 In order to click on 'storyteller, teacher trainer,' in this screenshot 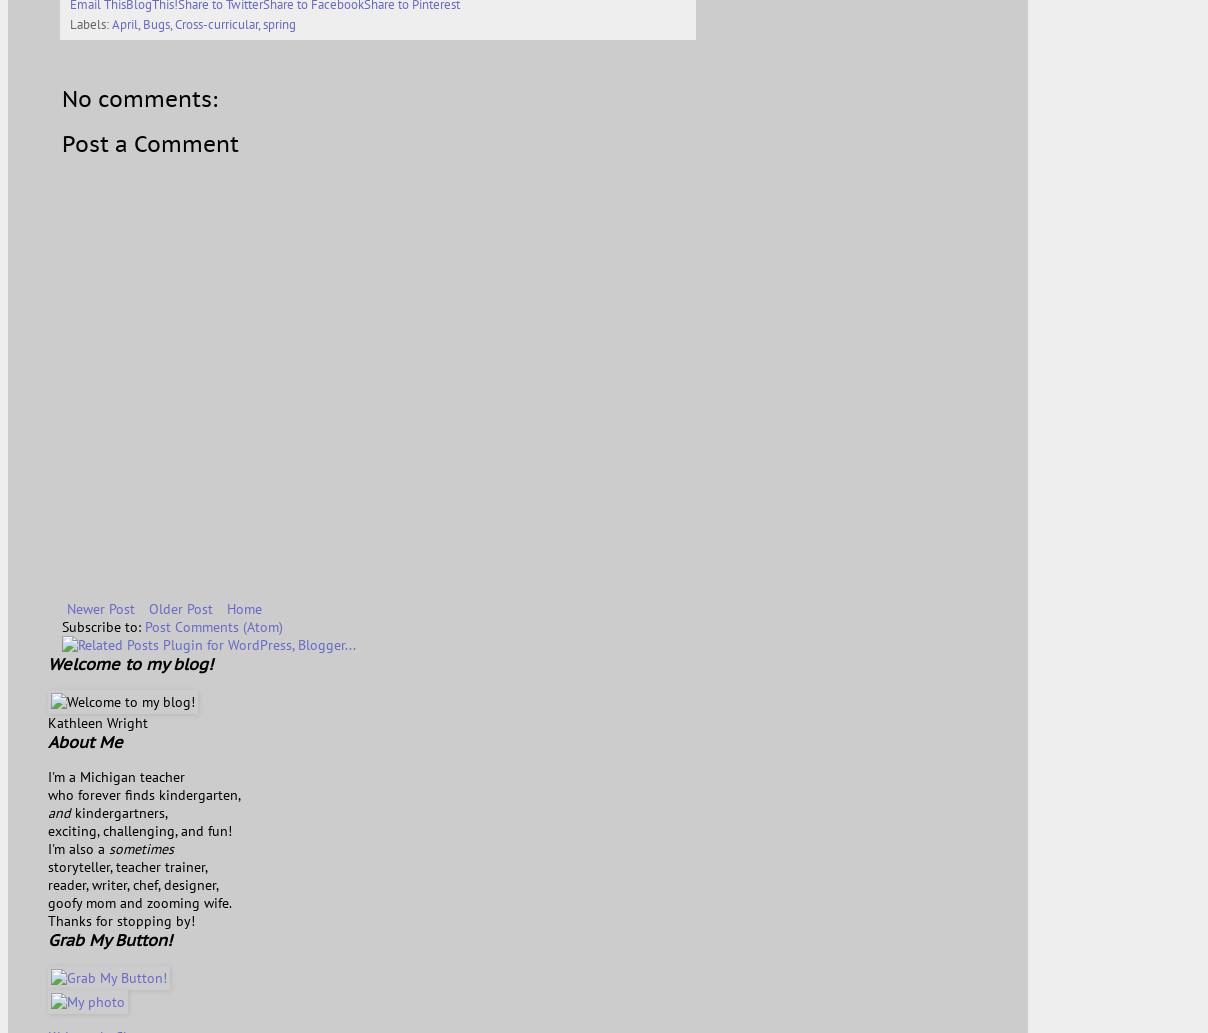, I will do `click(127, 864)`.